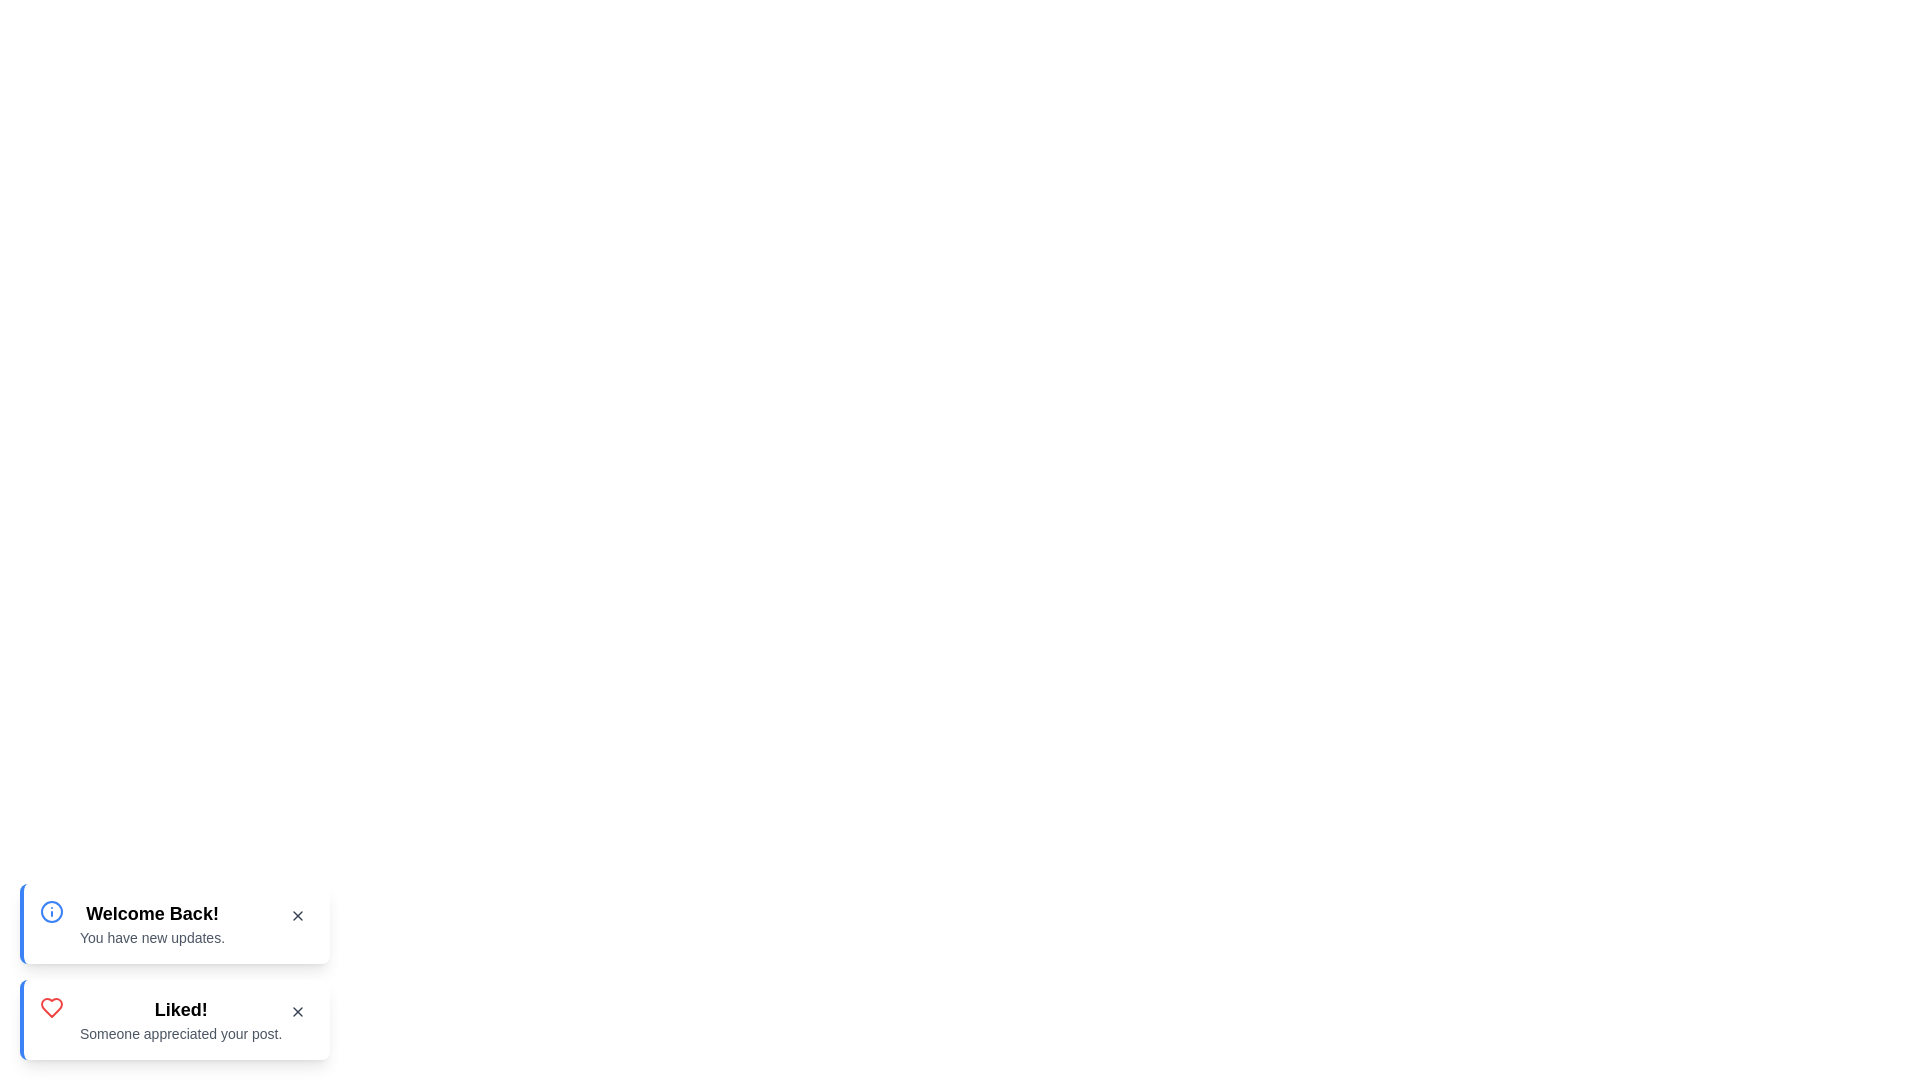 Image resolution: width=1920 pixels, height=1080 pixels. Describe the element at coordinates (297, 1011) in the screenshot. I see `the close button of the snackbar with title 'Liked!'` at that location.